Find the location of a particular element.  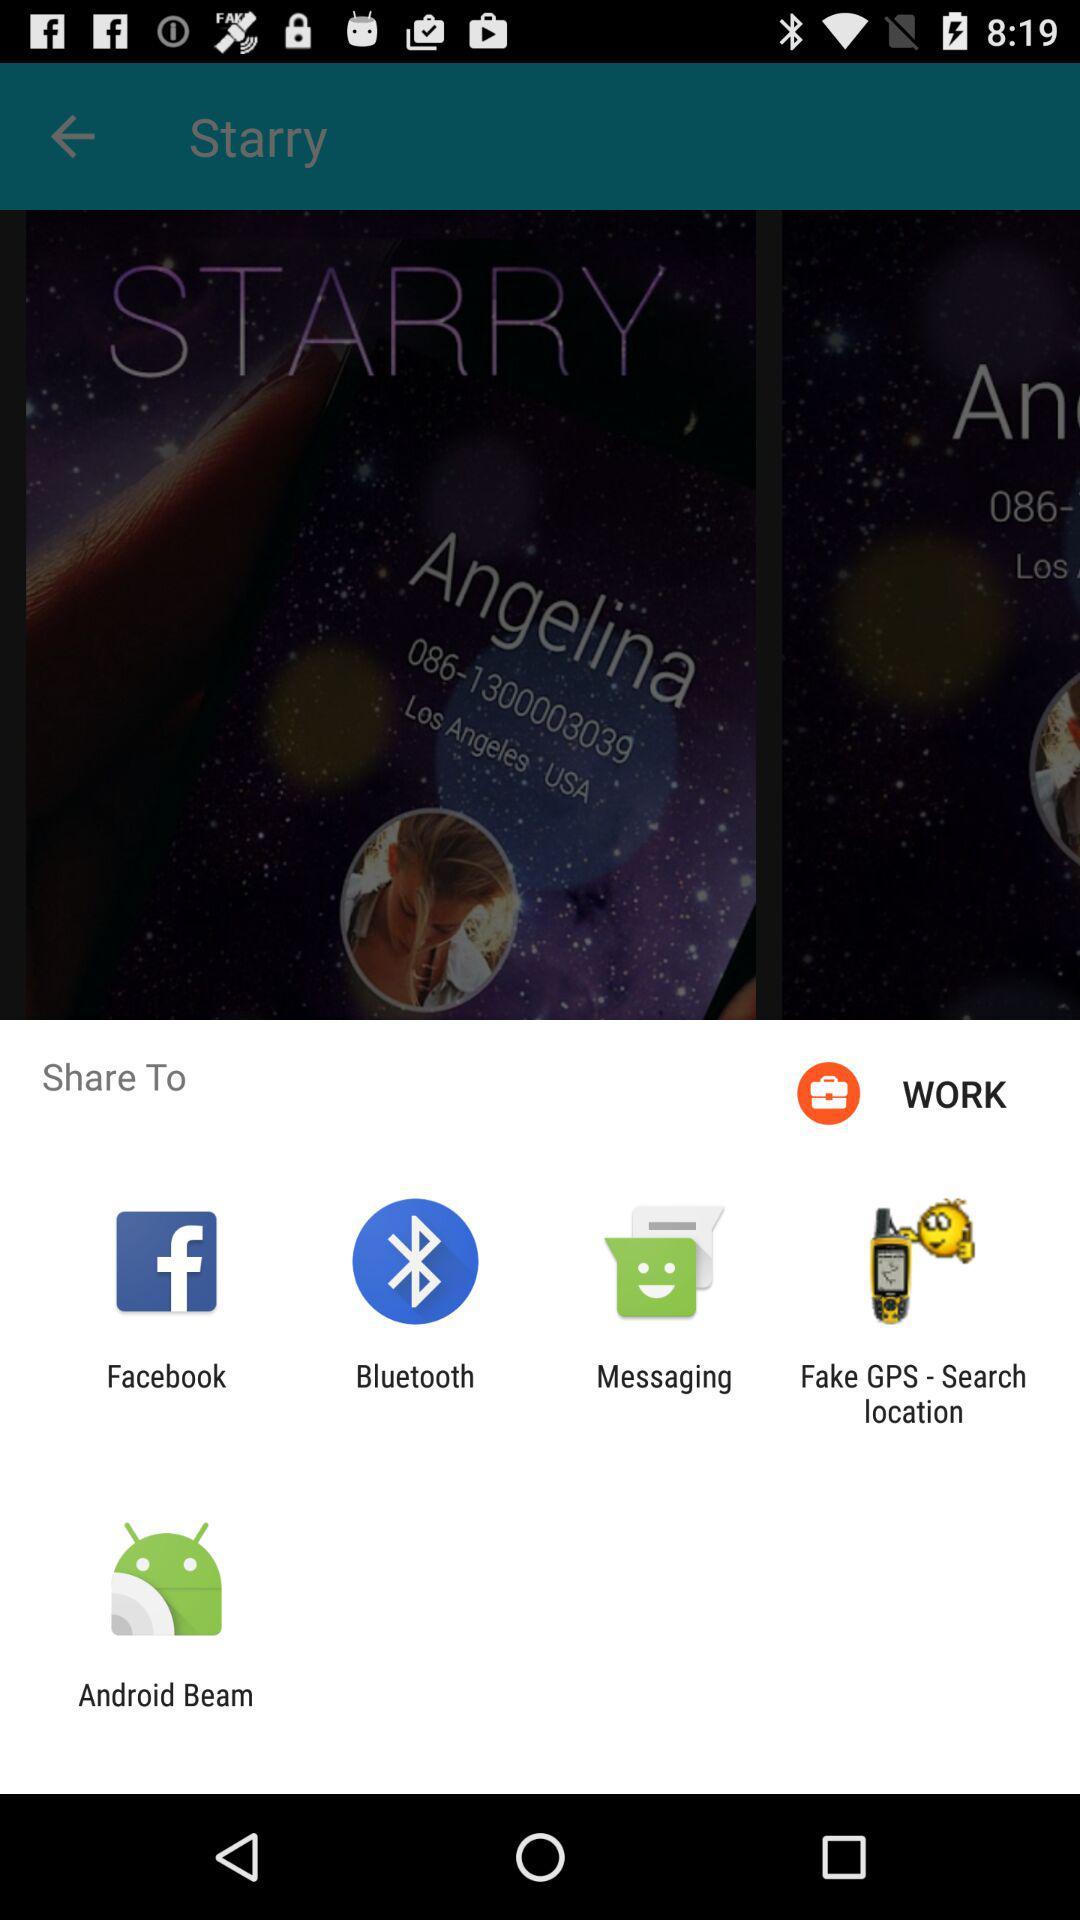

the facebook item is located at coordinates (165, 1392).